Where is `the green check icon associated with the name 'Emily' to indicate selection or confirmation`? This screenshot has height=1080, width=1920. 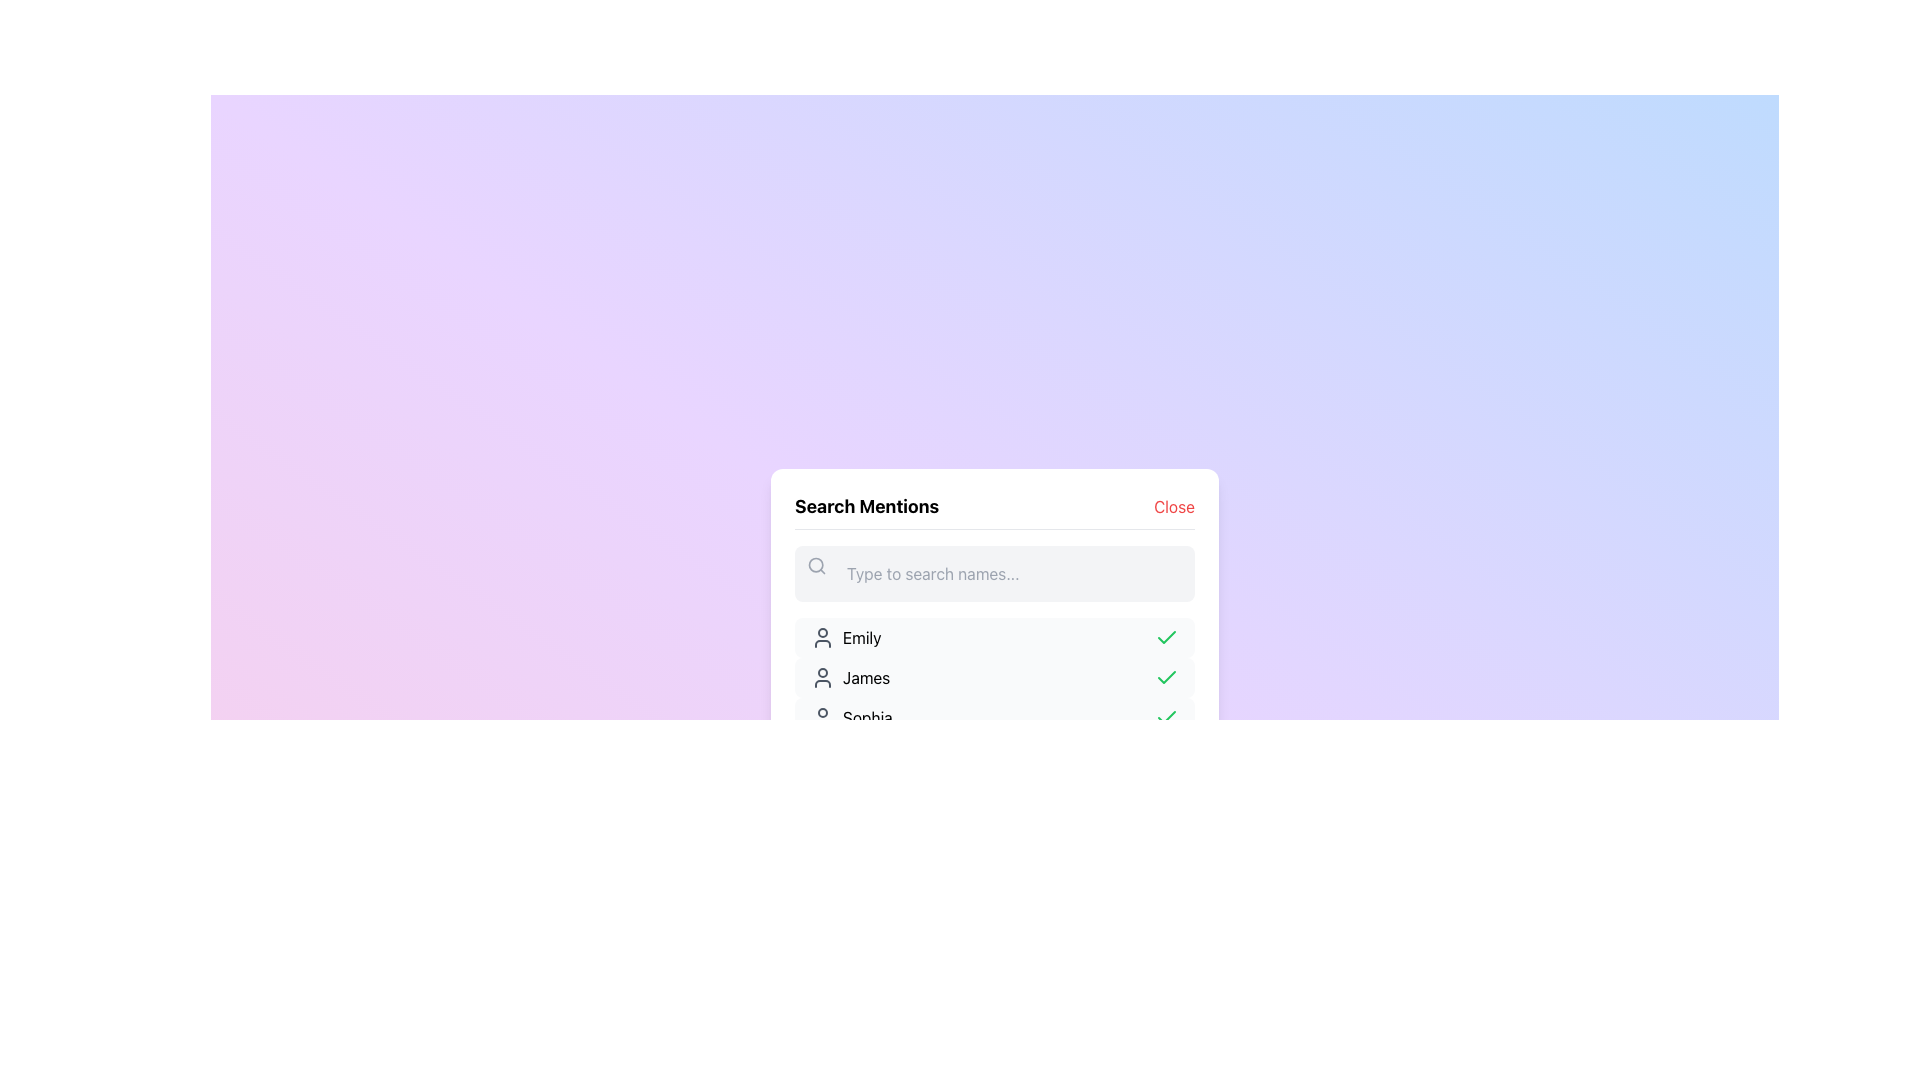 the green check icon associated with the name 'Emily' to indicate selection or confirmation is located at coordinates (1166, 636).